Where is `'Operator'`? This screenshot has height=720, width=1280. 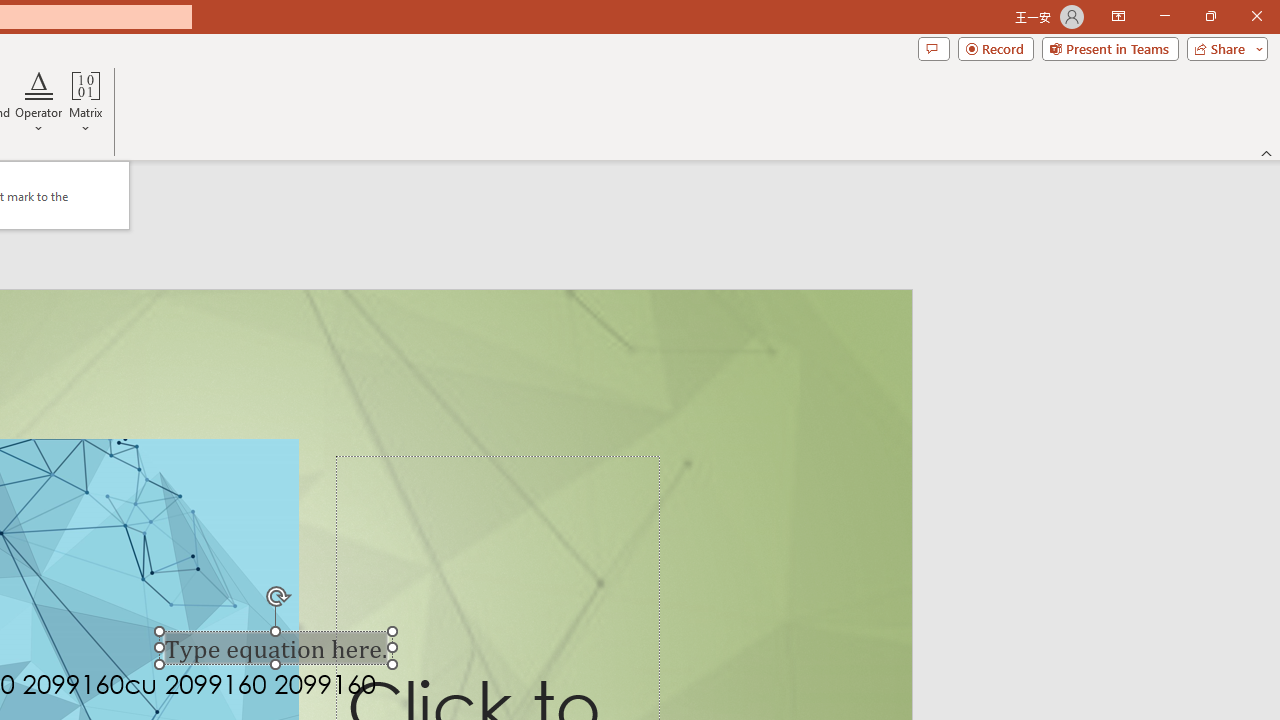
'Operator' is located at coordinates (39, 103).